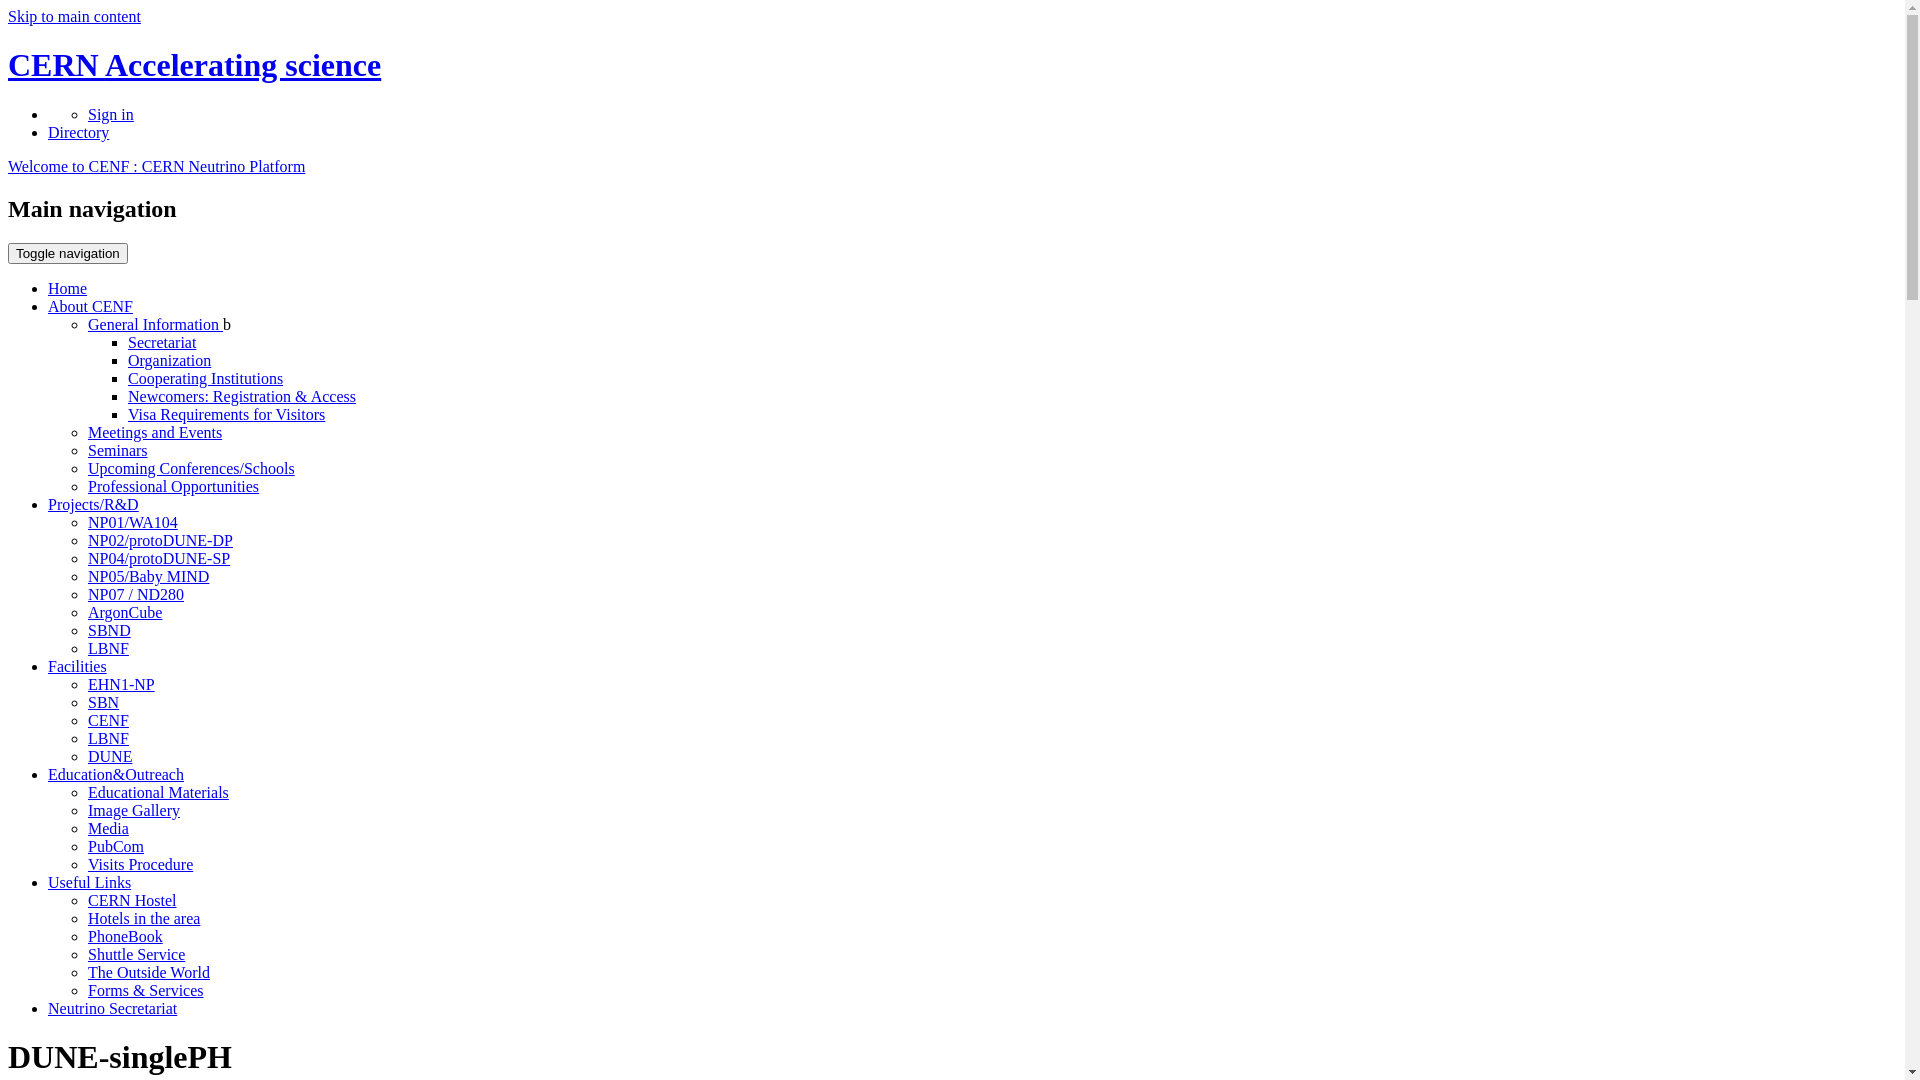  Describe the element at coordinates (86, 720) in the screenshot. I see `'CENF'` at that location.